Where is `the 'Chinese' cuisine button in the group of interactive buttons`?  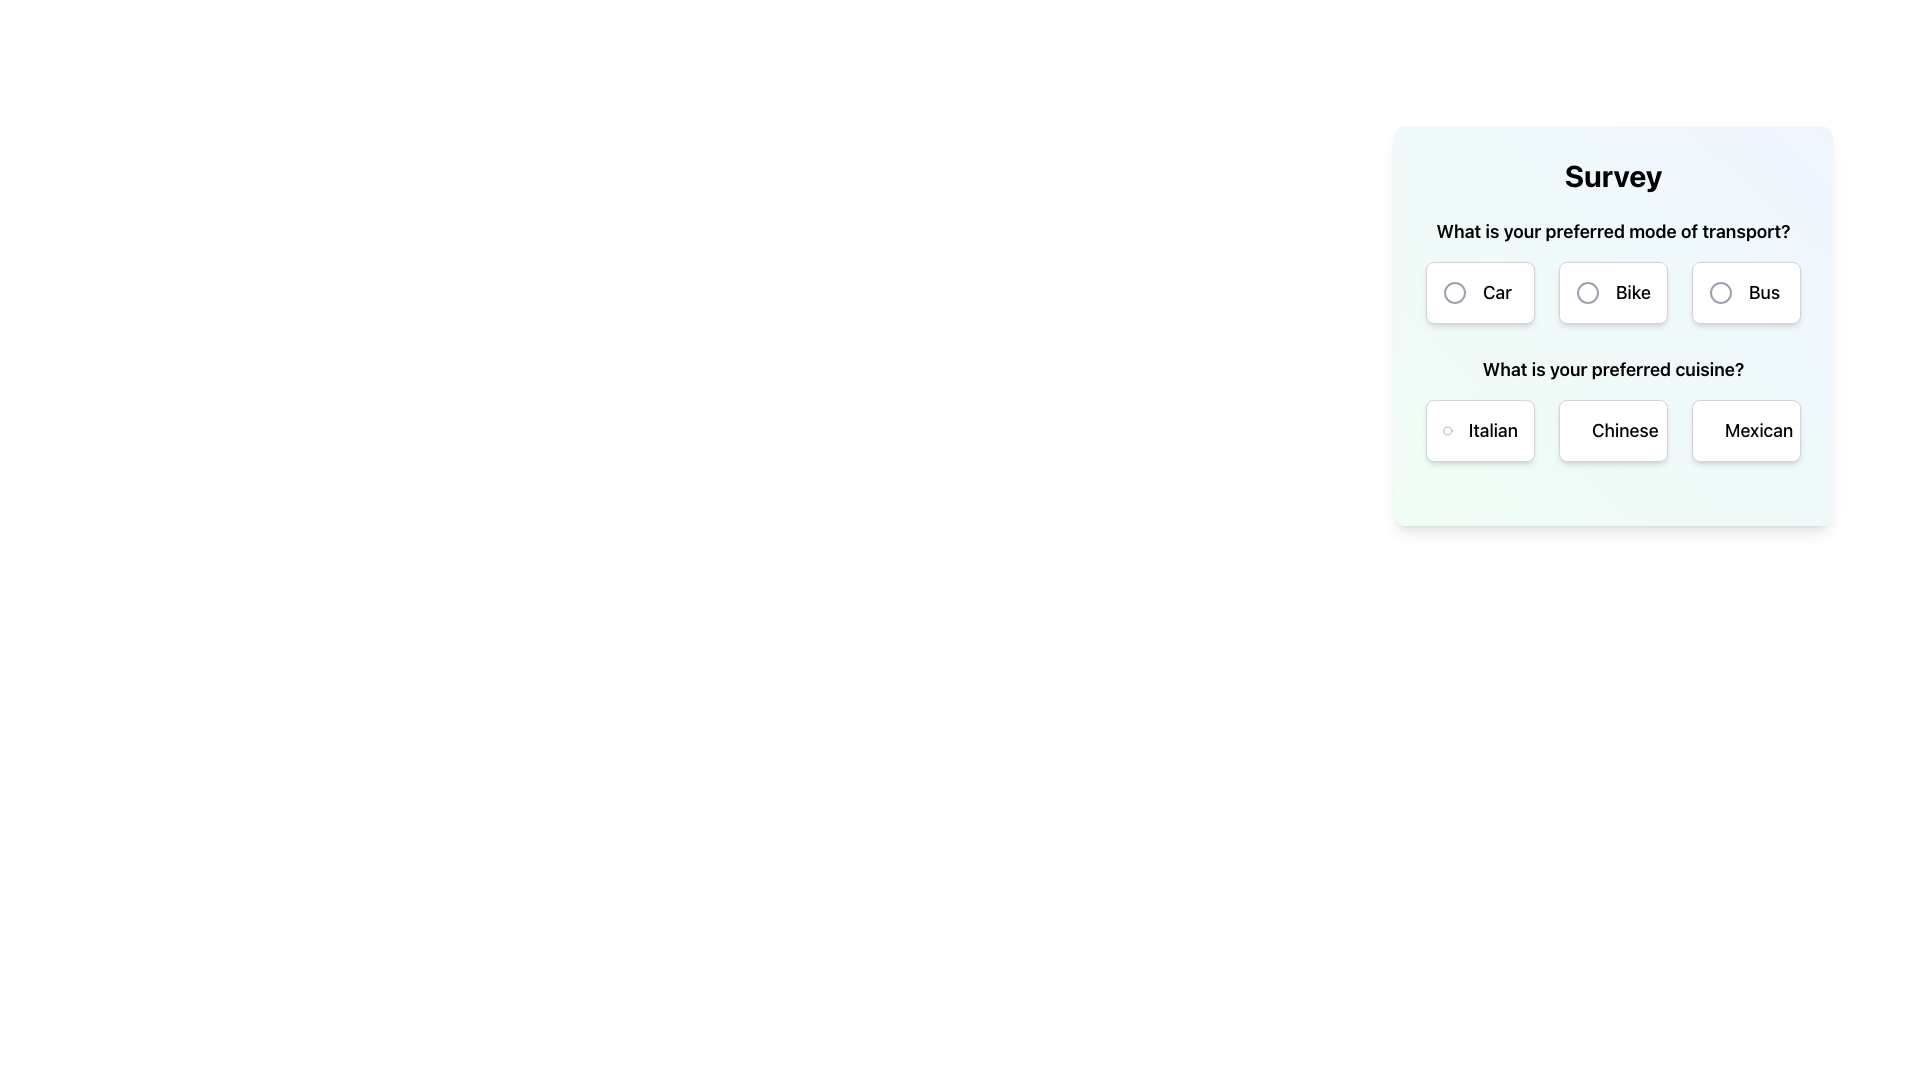 the 'Chinese' cuisine button in the group of interactive buttons is located at coordinates (1613, 430).